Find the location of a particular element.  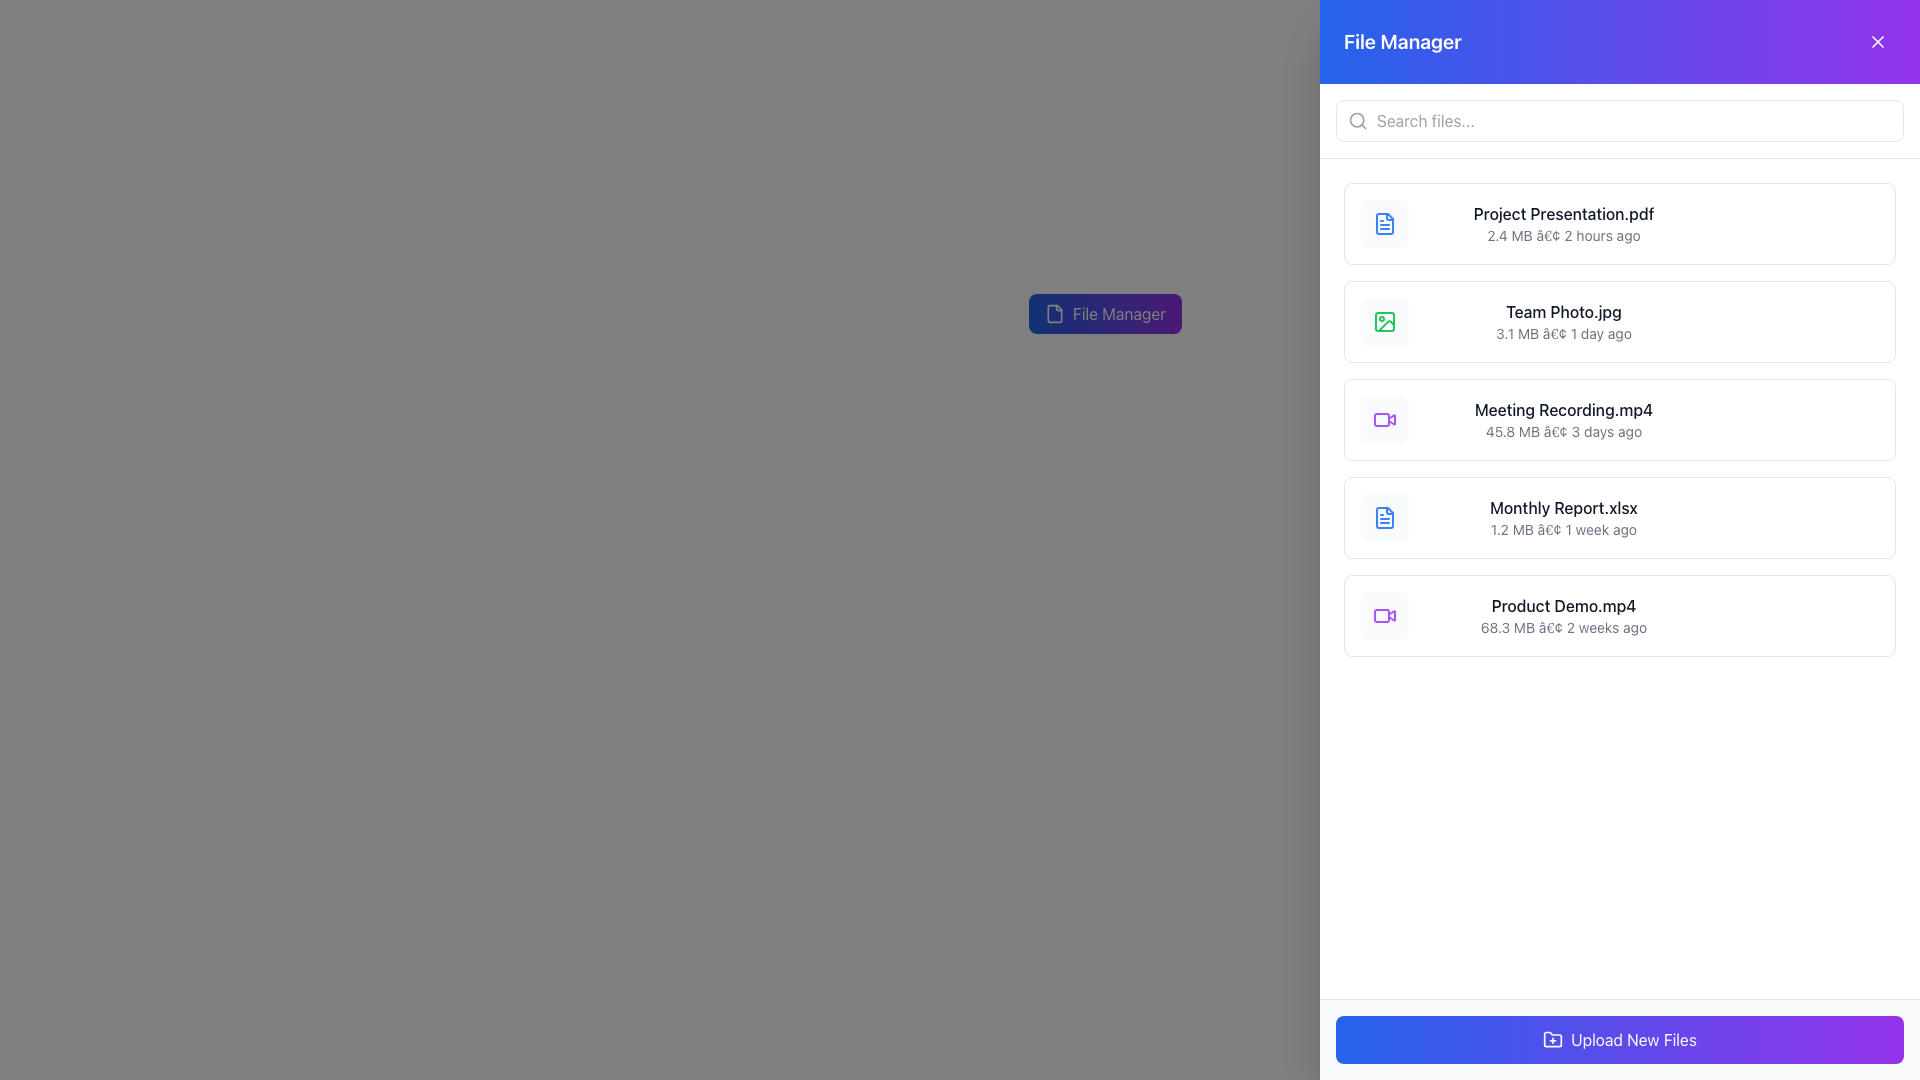

the file name 'Product Demo.mp4' from the text display element located in the file listing interface is located at coordinates (1563, 615).